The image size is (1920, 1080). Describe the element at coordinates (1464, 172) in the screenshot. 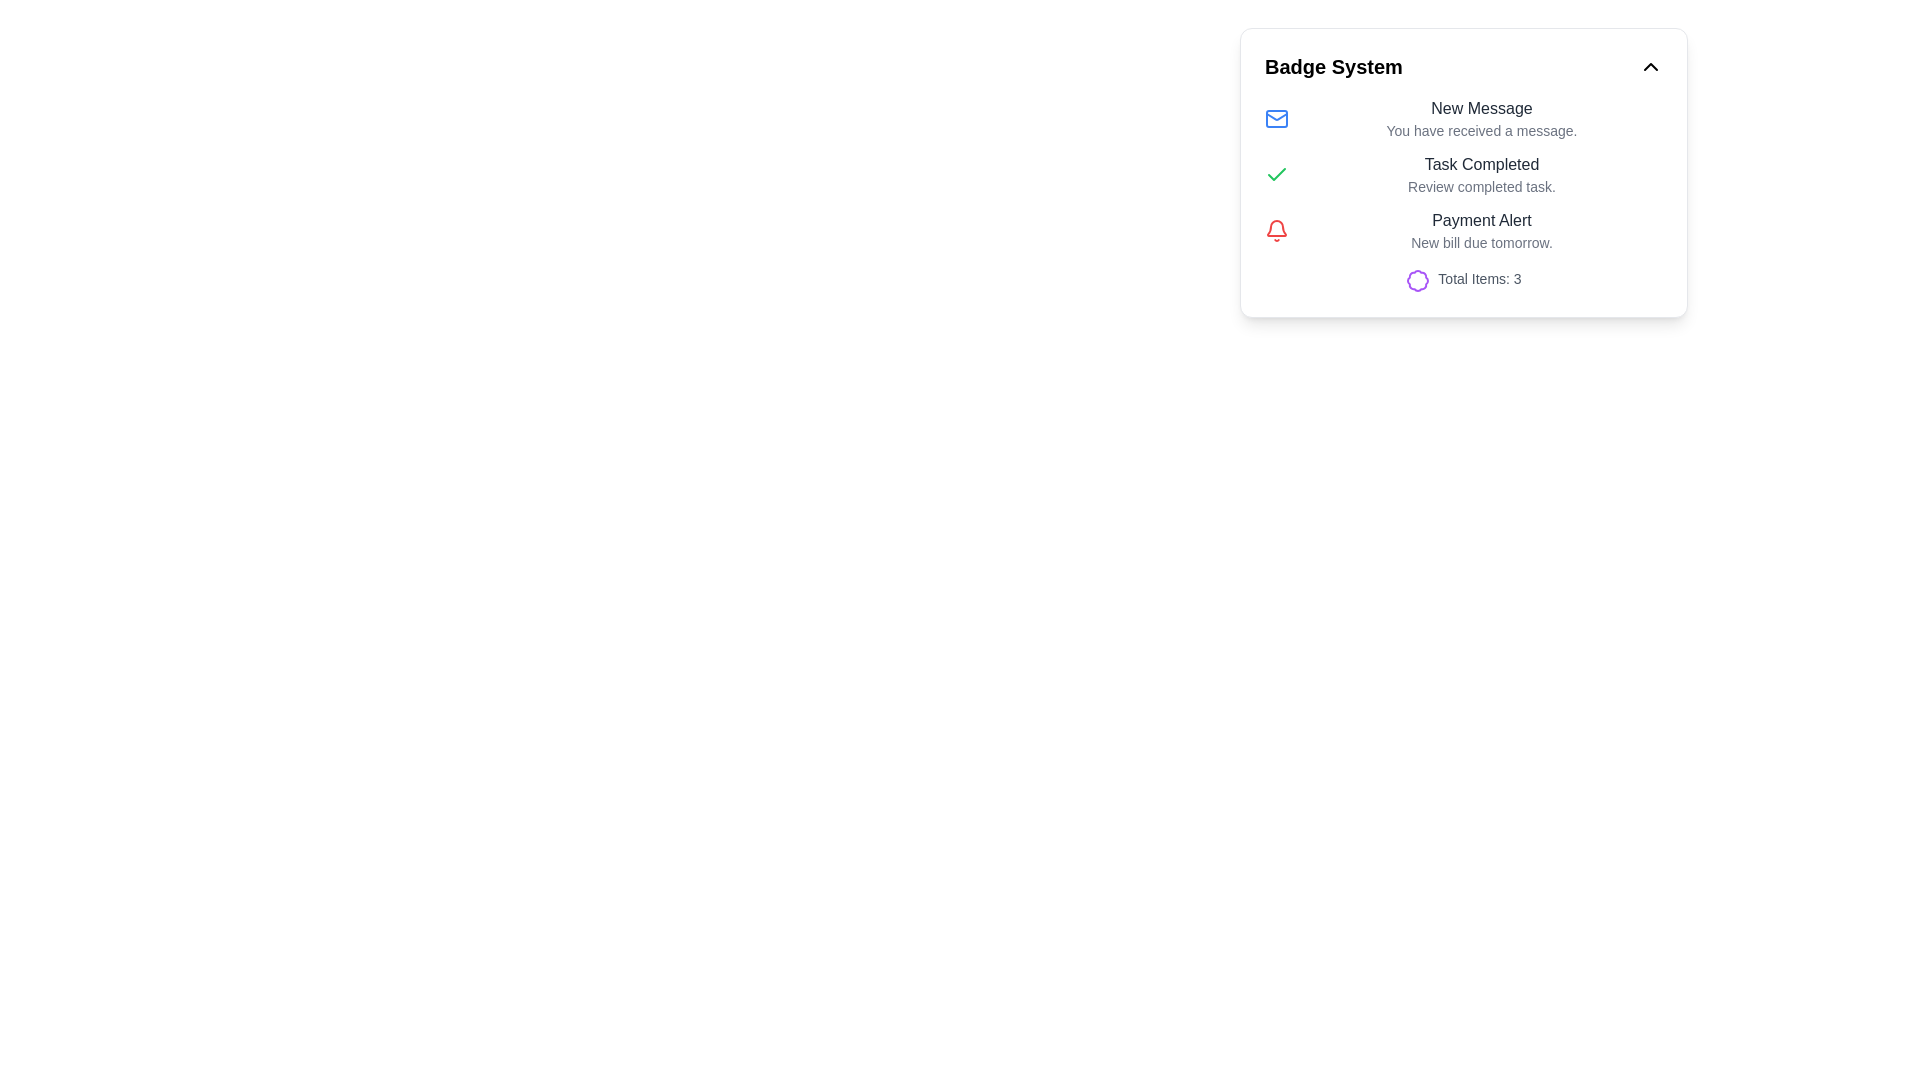

I see `the Notification panel item, which is a section with a white background and rounded corners, positioned centrally as the second item in a series of three notifications` at that location.